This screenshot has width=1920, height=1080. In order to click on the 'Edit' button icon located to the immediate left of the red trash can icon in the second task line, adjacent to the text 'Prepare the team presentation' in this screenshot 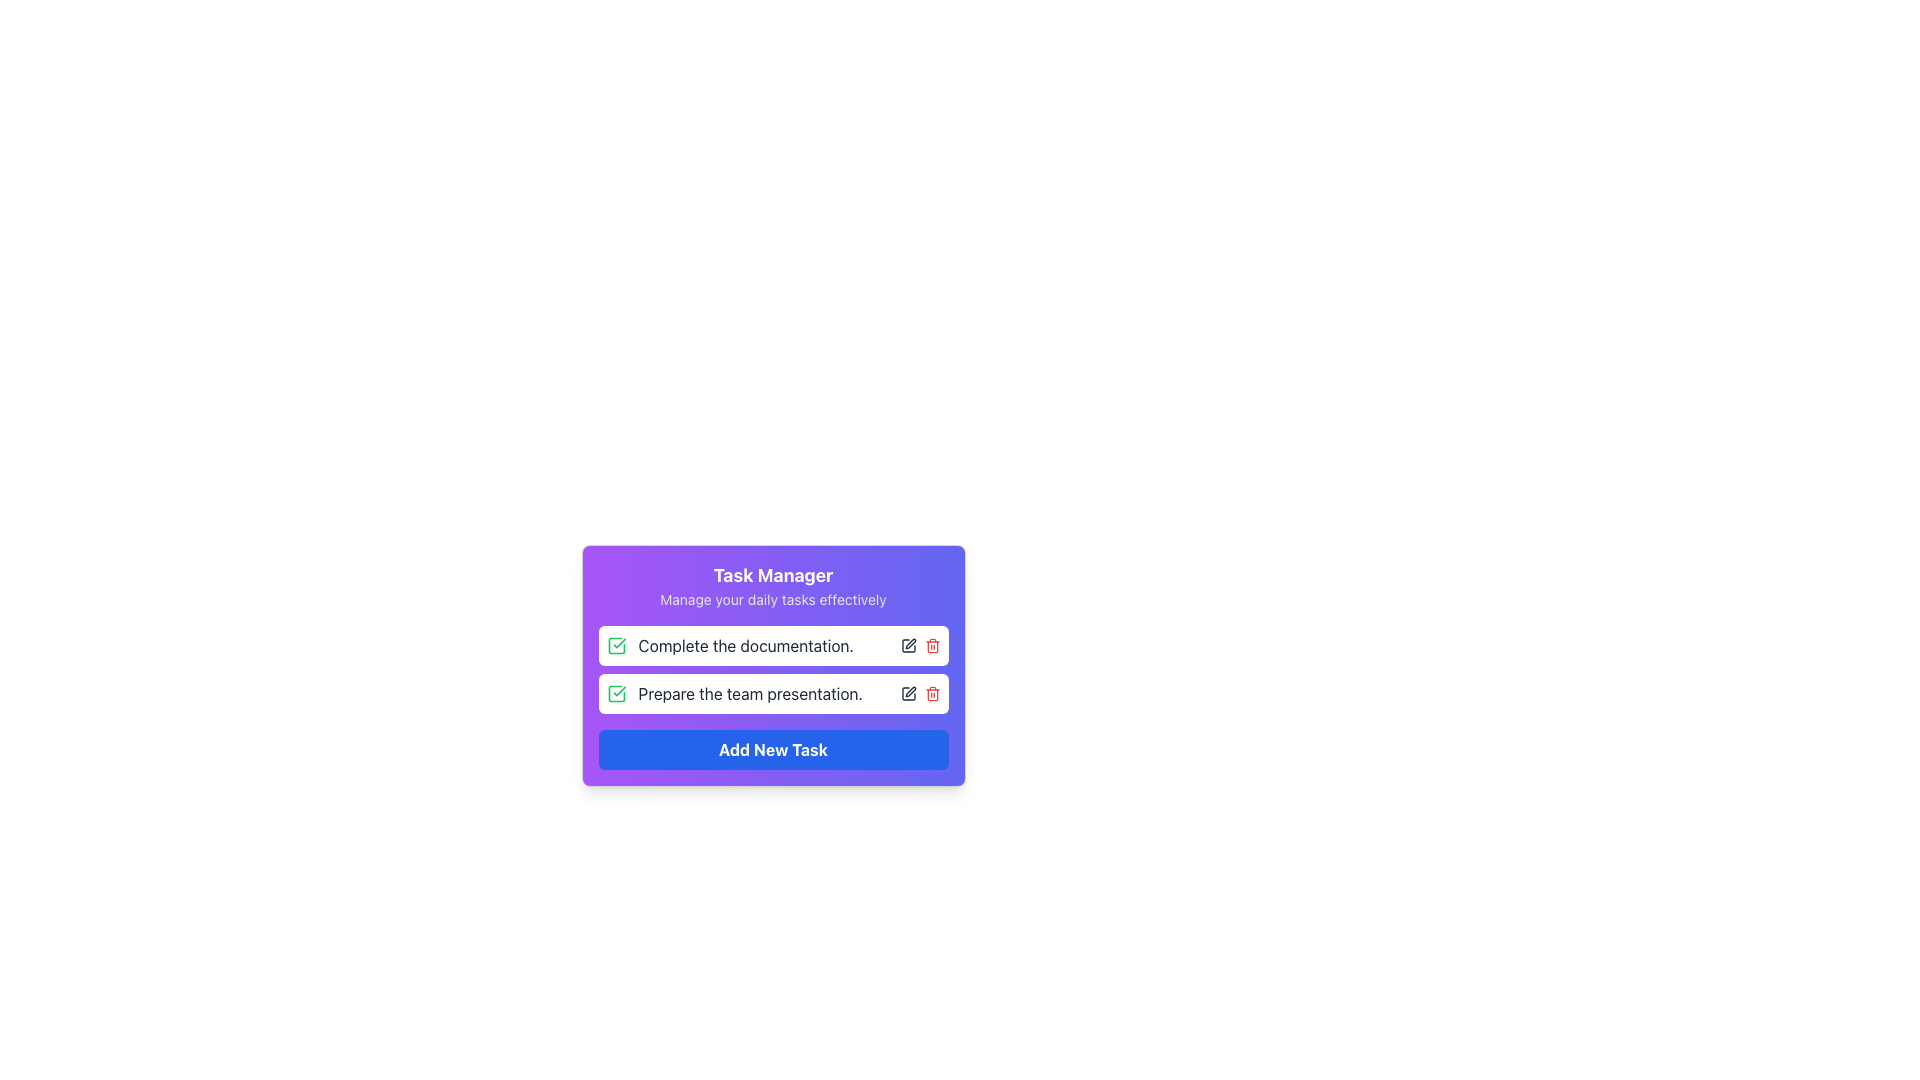, I will do `click(907, 693)`.